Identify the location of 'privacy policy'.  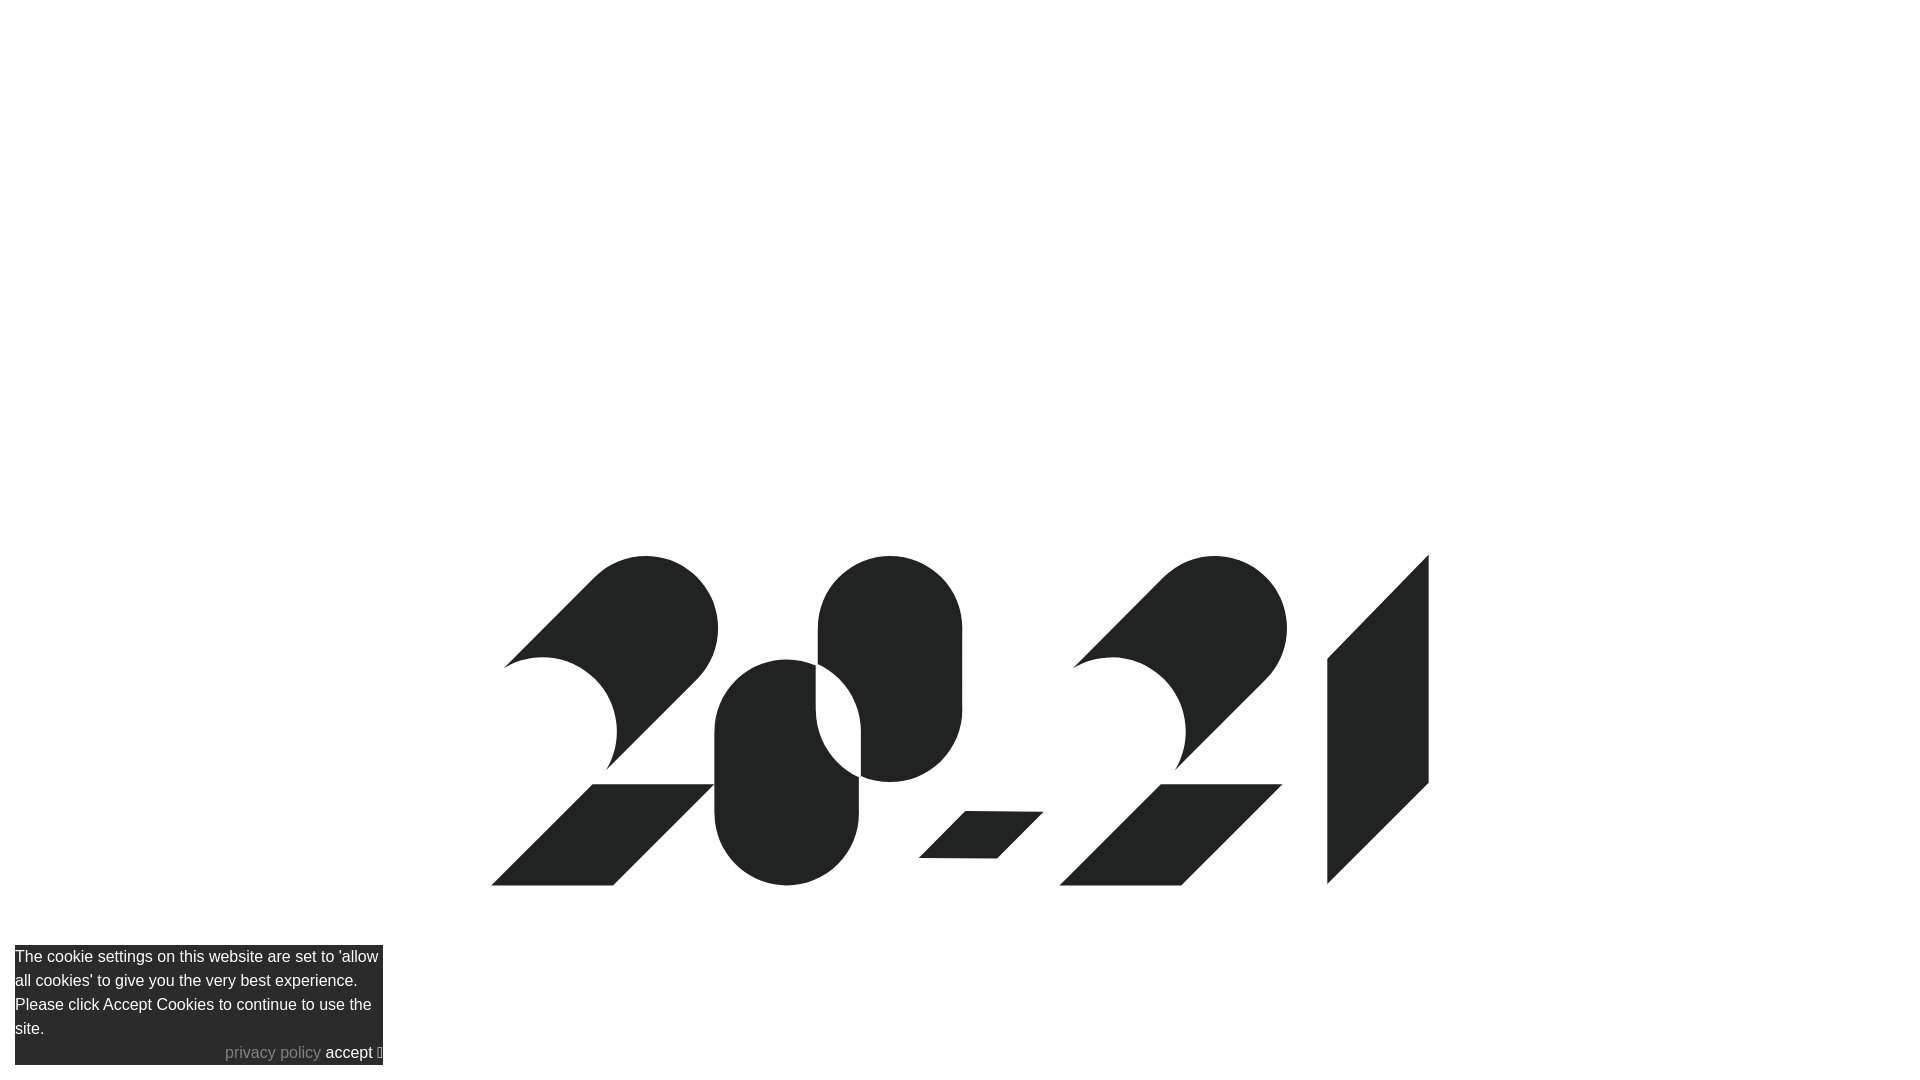
(273, 1051).